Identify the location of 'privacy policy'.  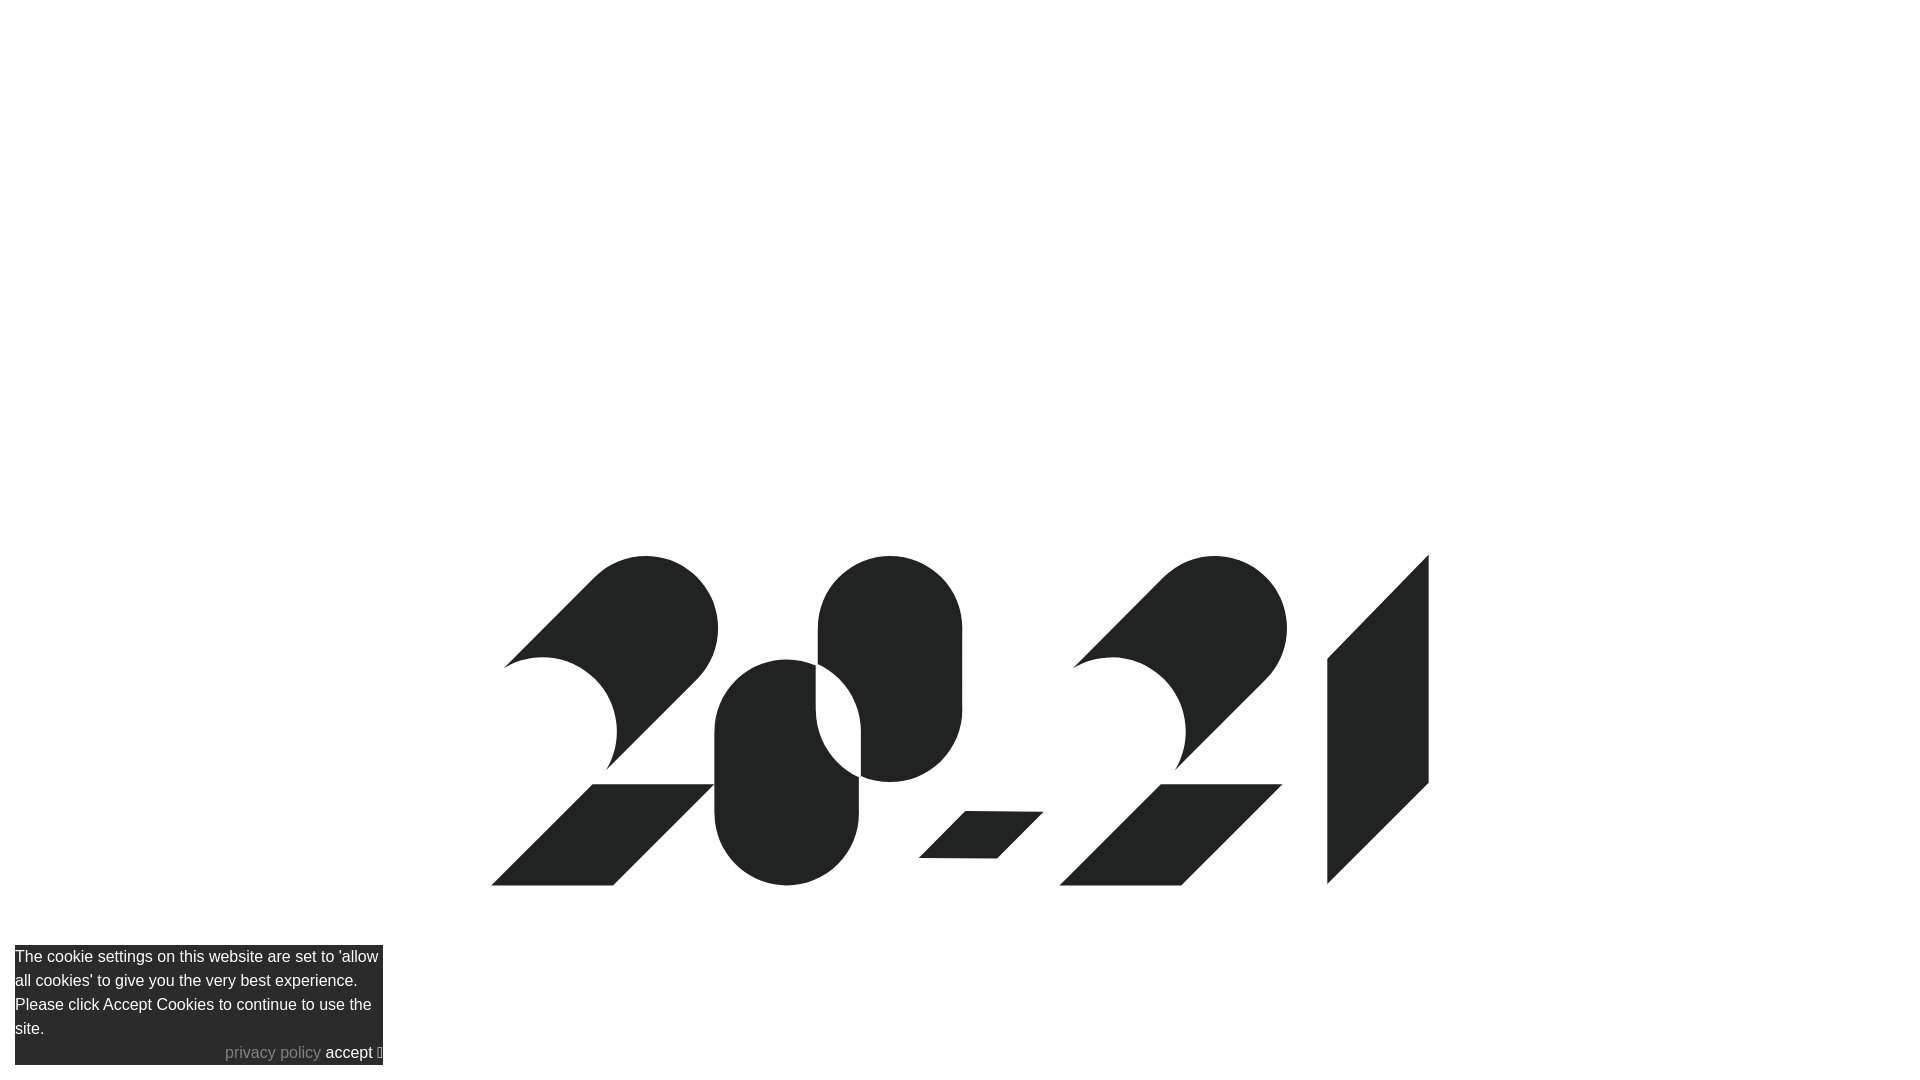
(273, 1051).